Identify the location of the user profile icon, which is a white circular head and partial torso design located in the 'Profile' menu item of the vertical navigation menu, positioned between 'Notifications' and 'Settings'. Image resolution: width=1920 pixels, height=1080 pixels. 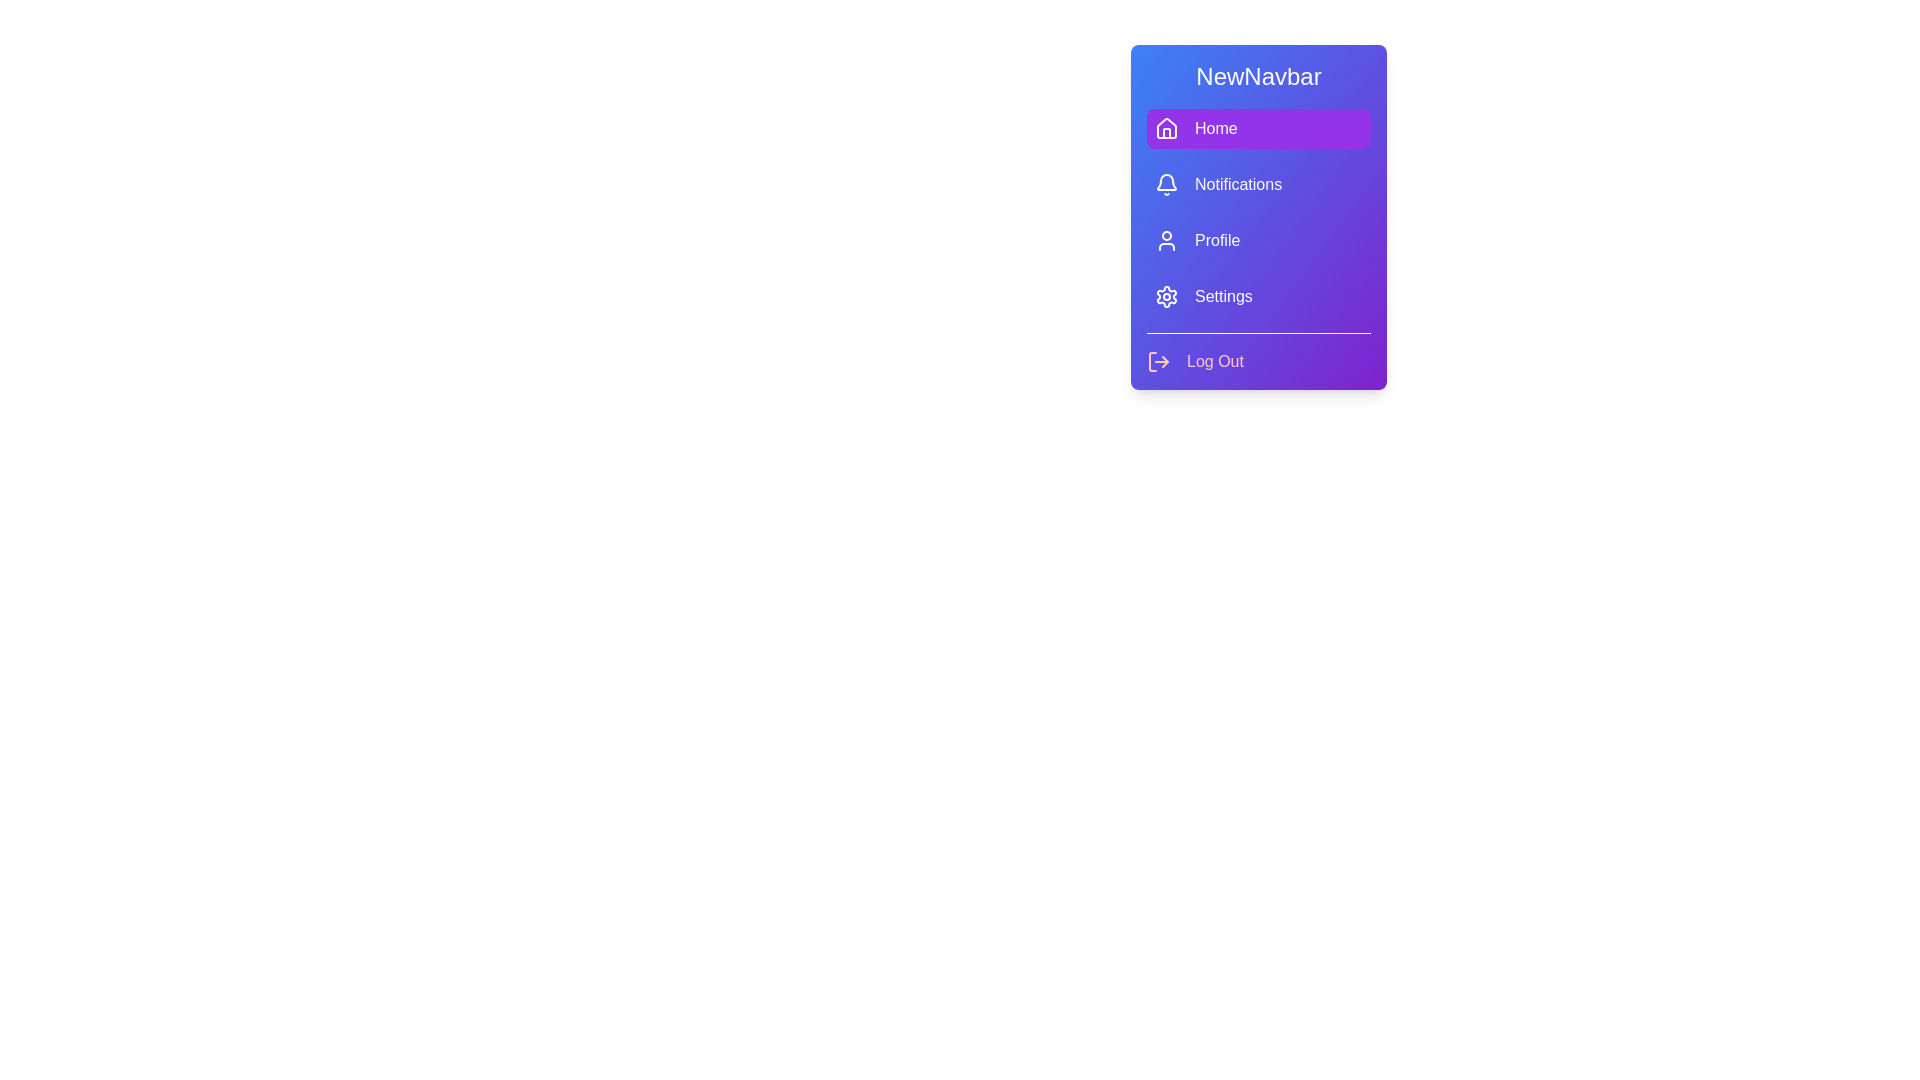
(1166, 239).